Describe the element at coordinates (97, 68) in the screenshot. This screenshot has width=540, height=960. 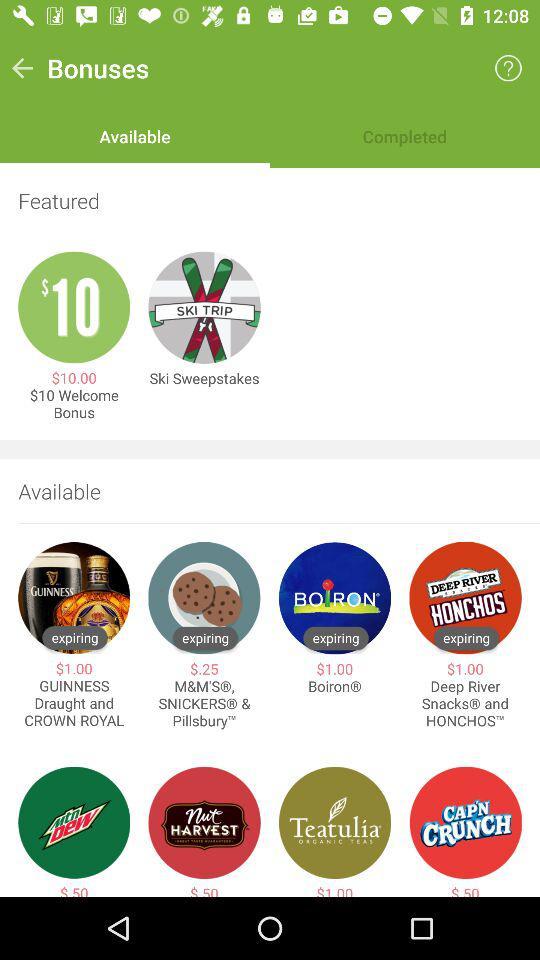
I see `the bonuses icon` at that location.